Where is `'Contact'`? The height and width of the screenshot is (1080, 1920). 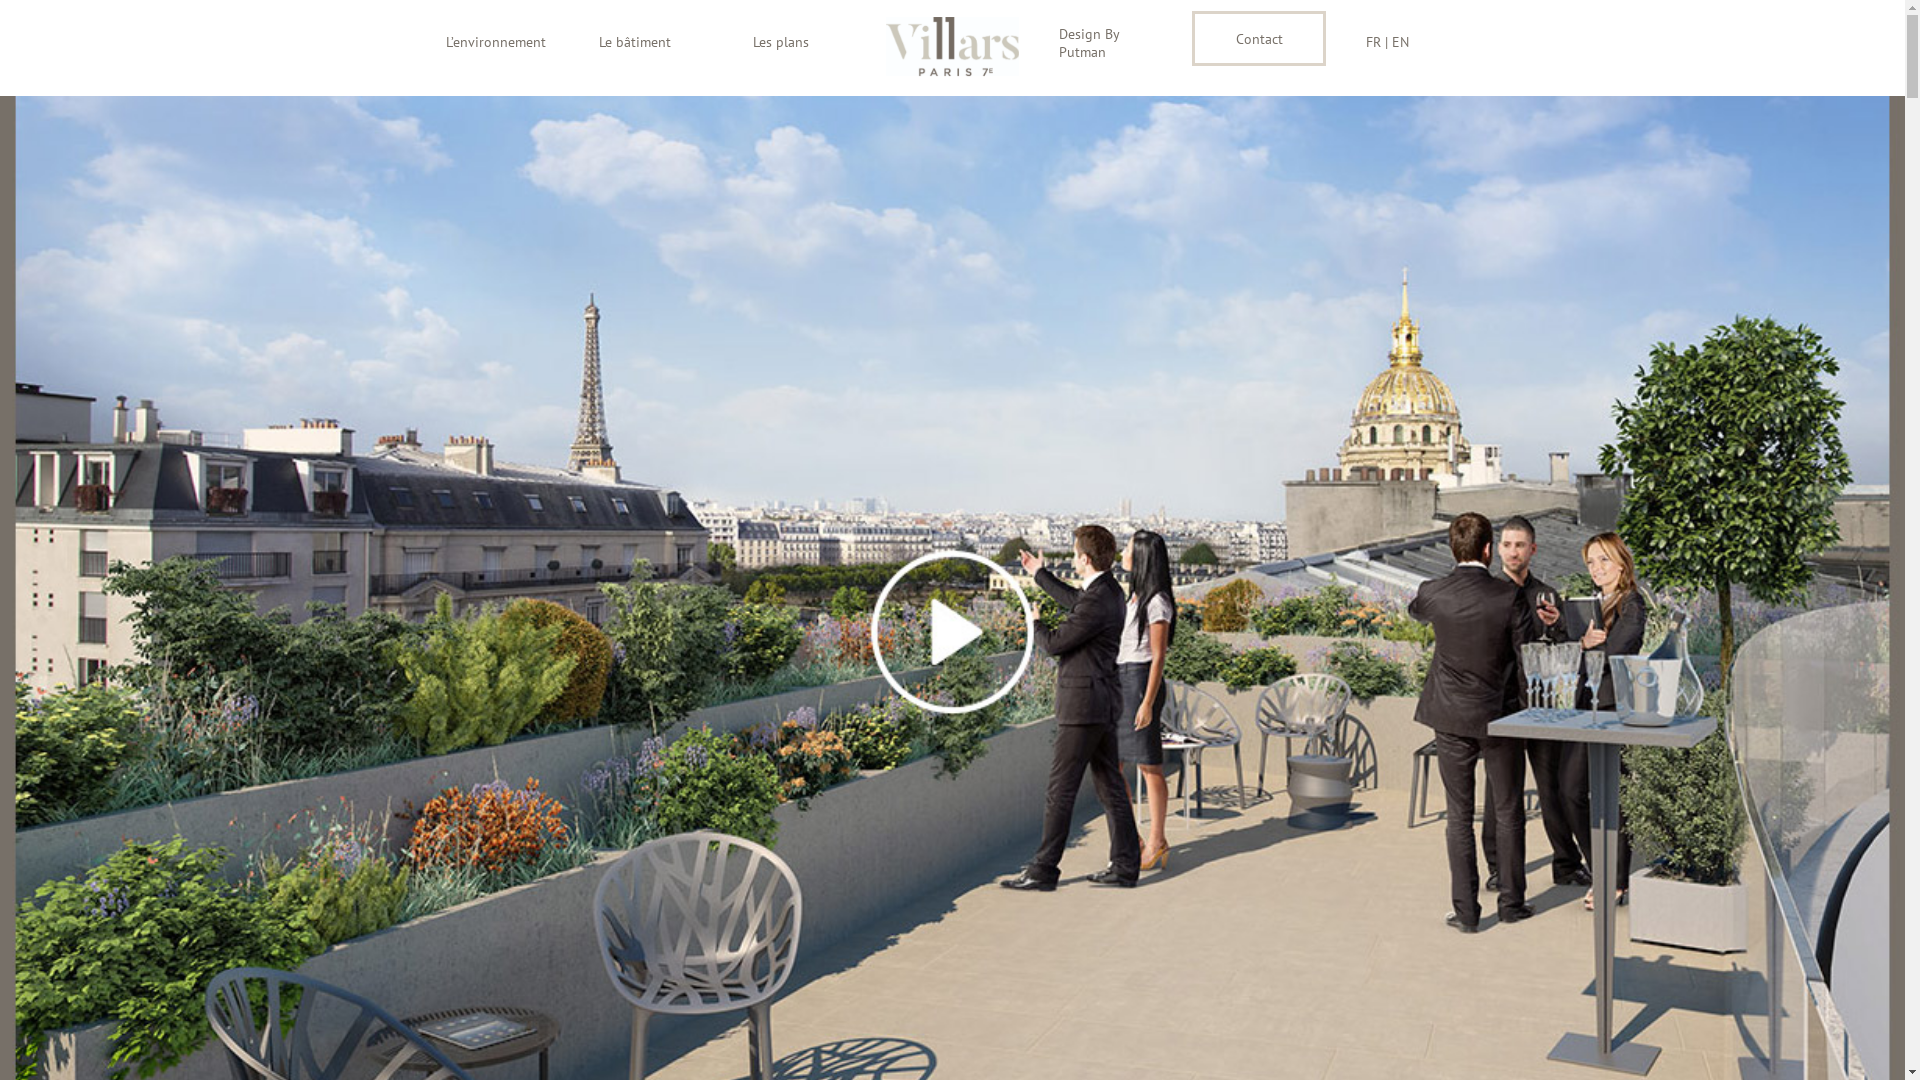
'Contact' is located at coordinates (1191, 38).